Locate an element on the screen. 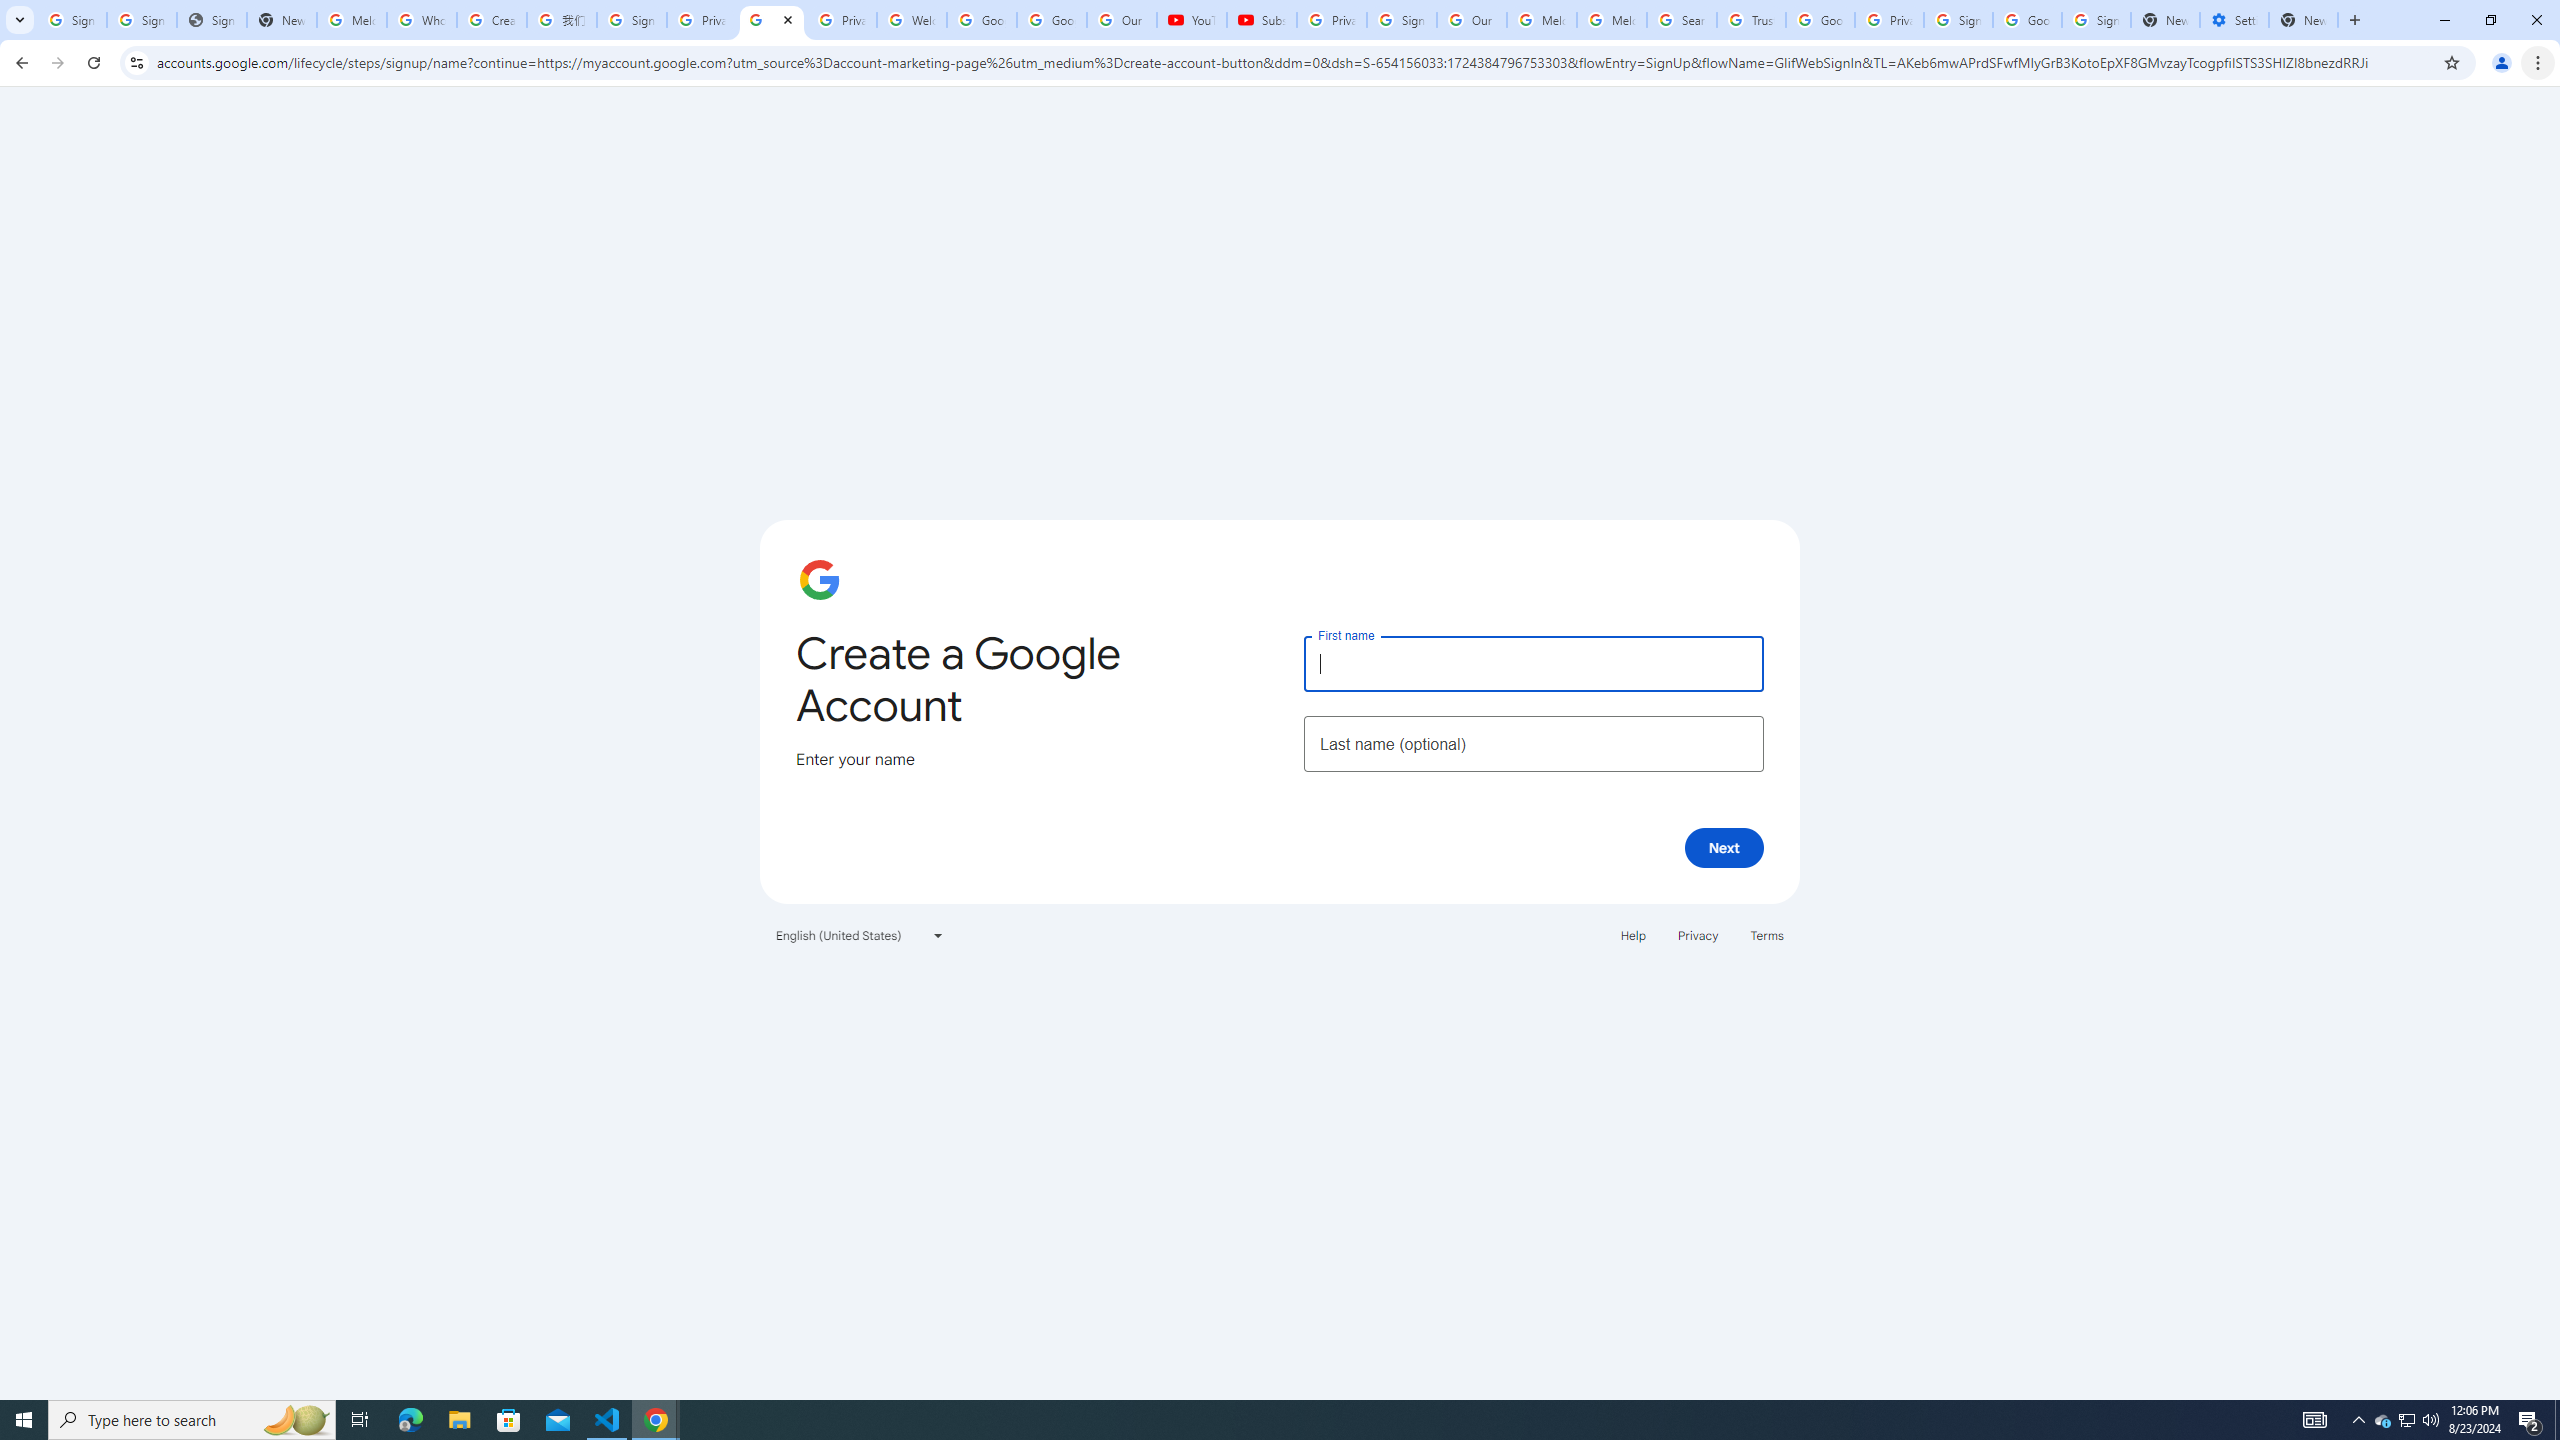  'First name' is located at coordinates (1532, 662).